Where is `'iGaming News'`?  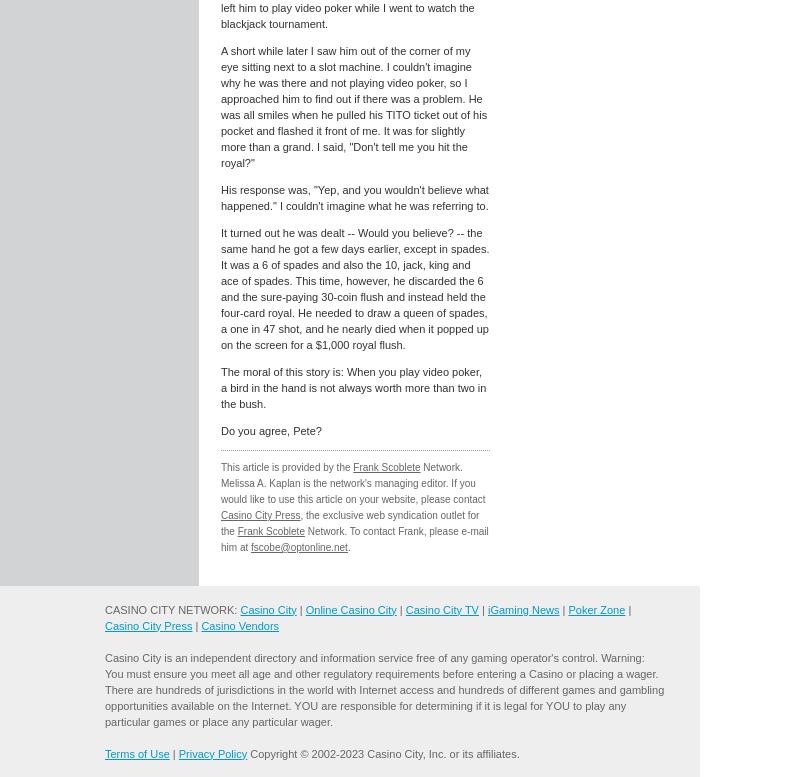 'iGaming News' is located at coordinates (522, 609).